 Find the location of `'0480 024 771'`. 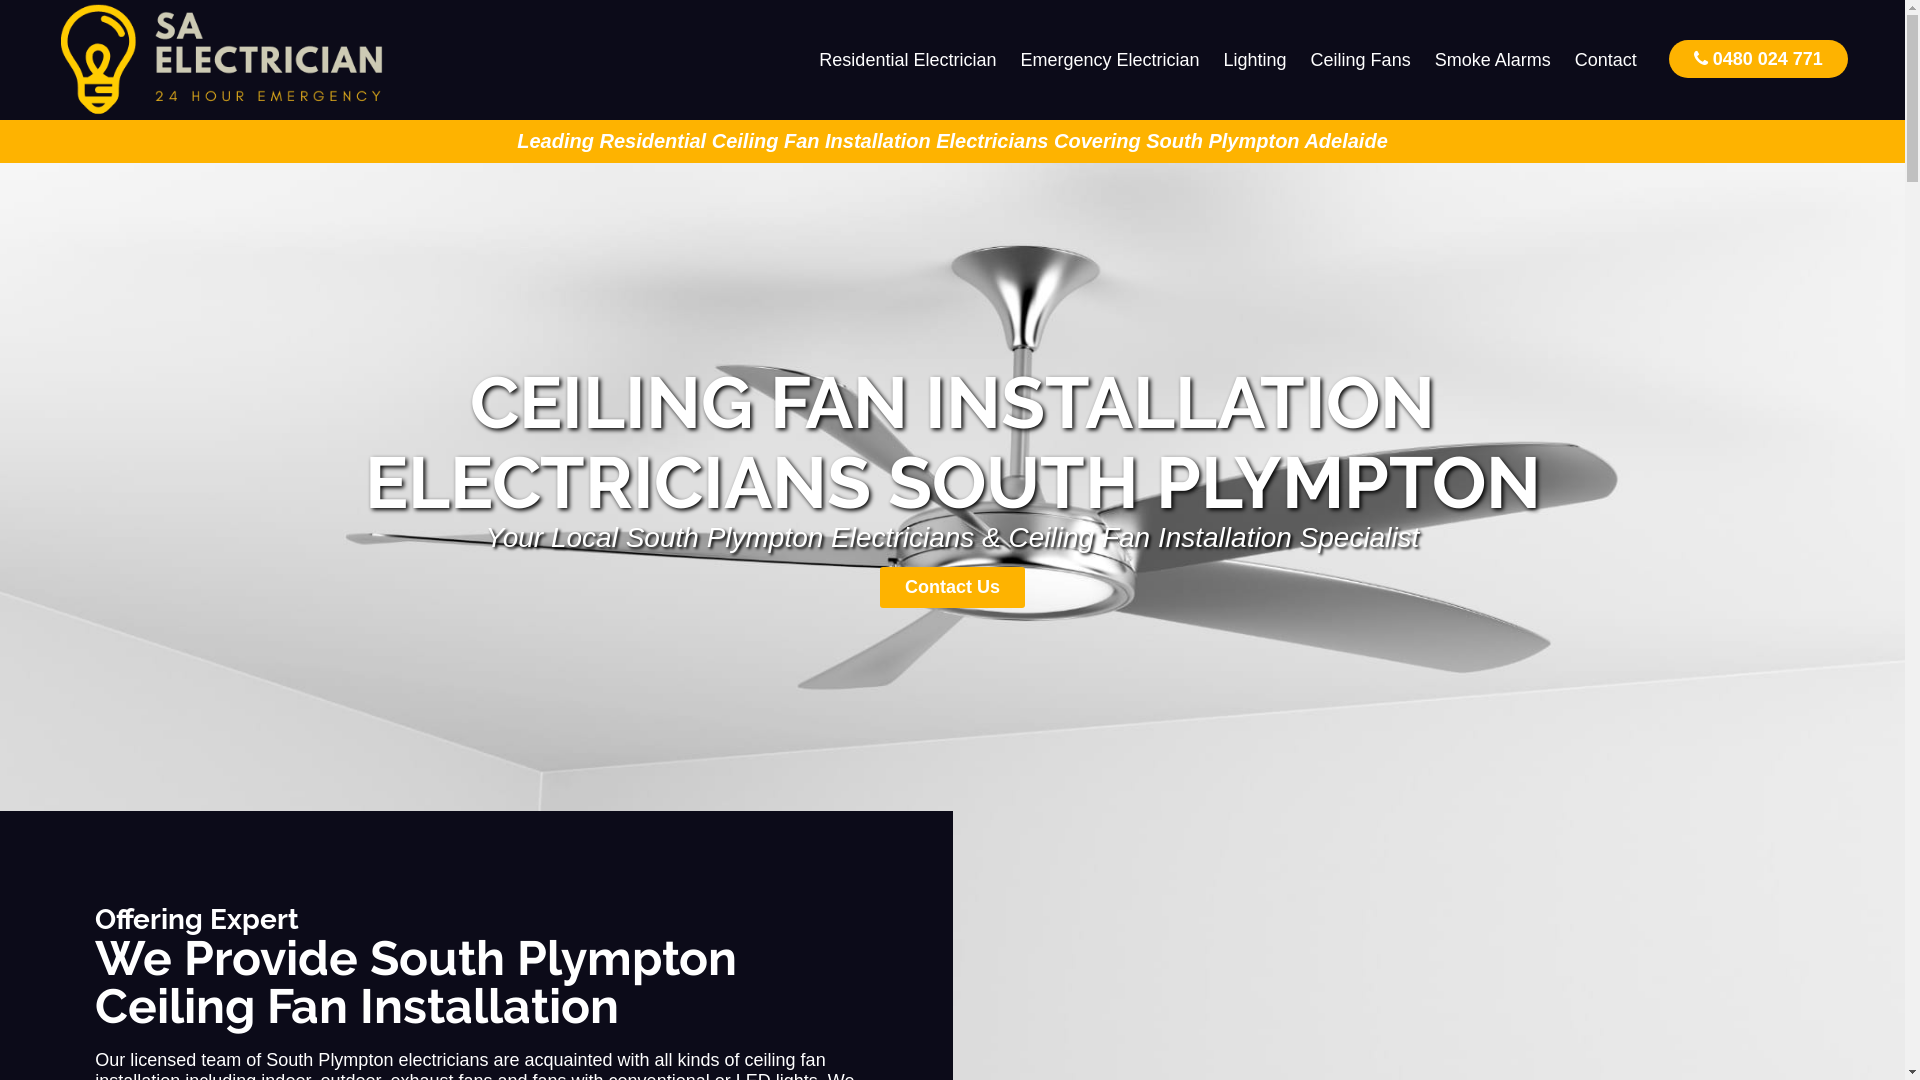

'0480 024 771' is located at coordinates (1757, 57).